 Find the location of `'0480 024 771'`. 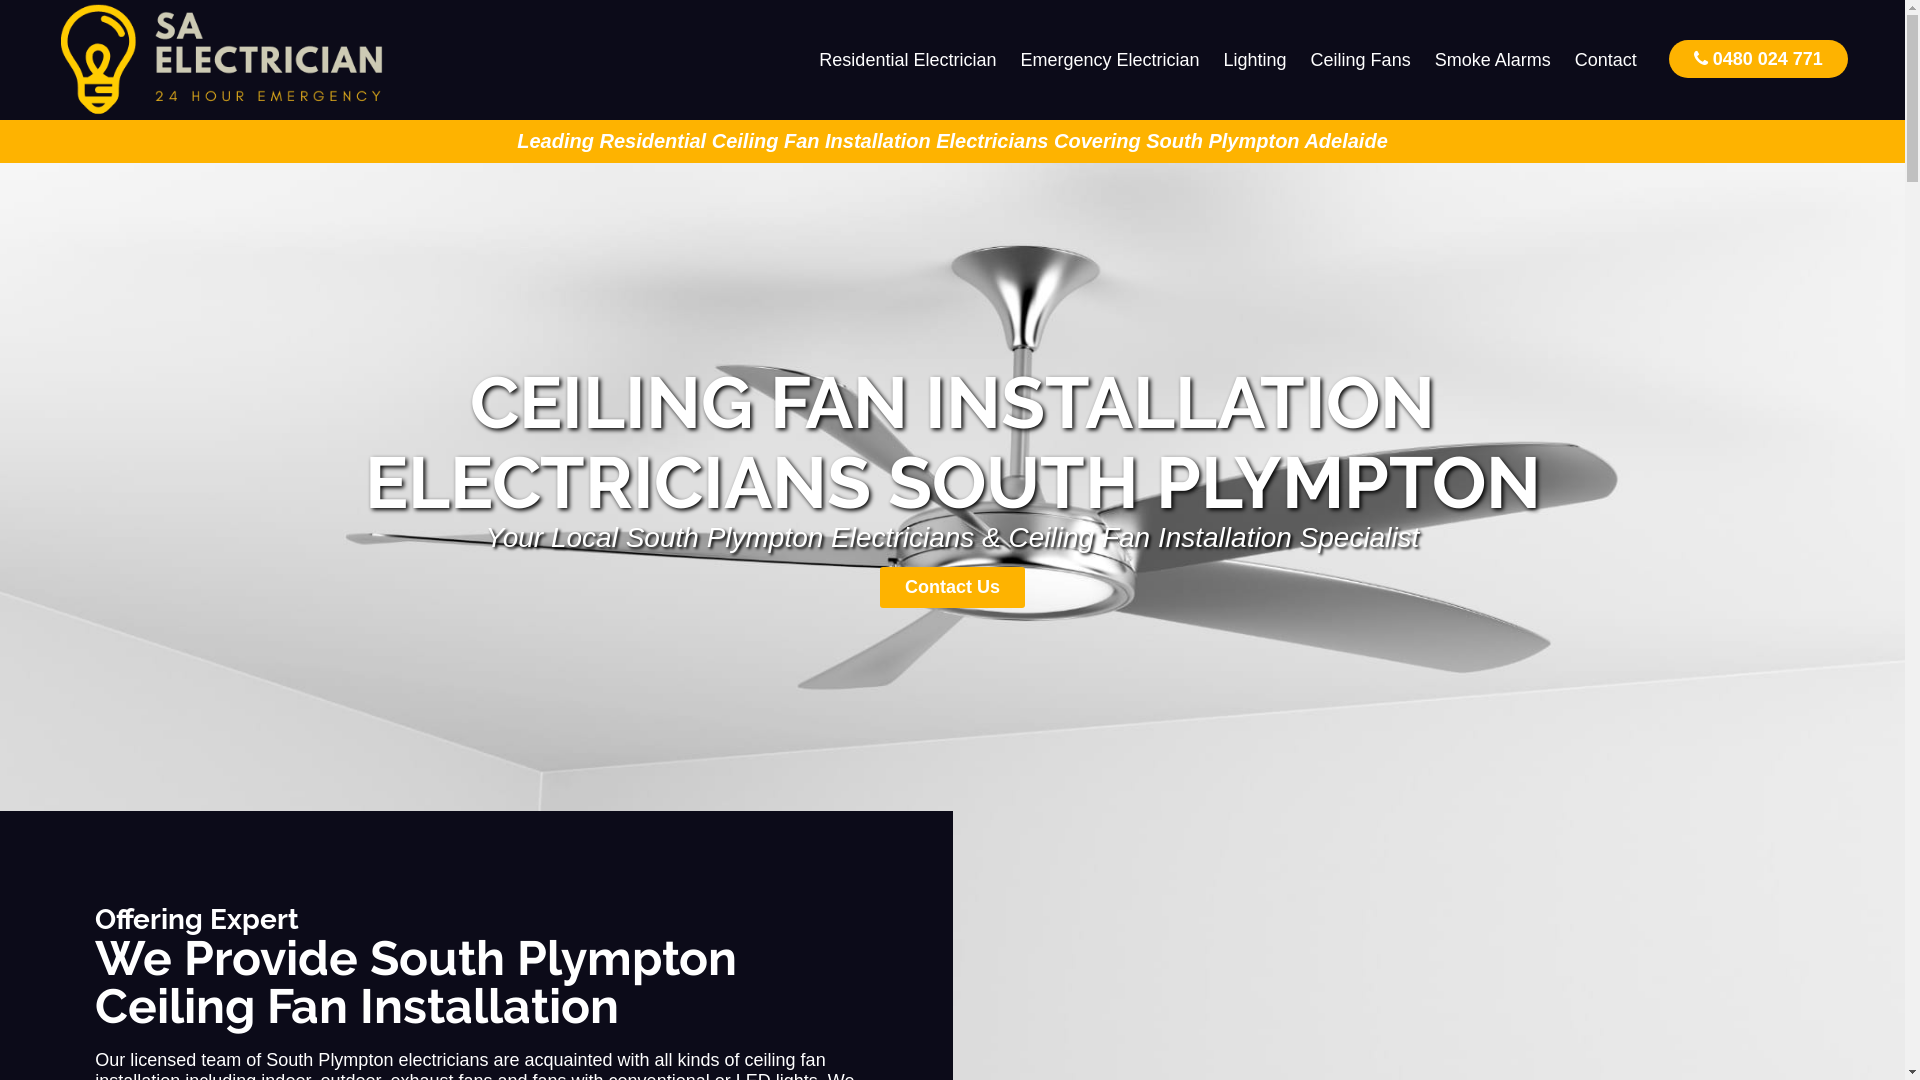

'0480 024 771' is located at coordinates (1757, 57).